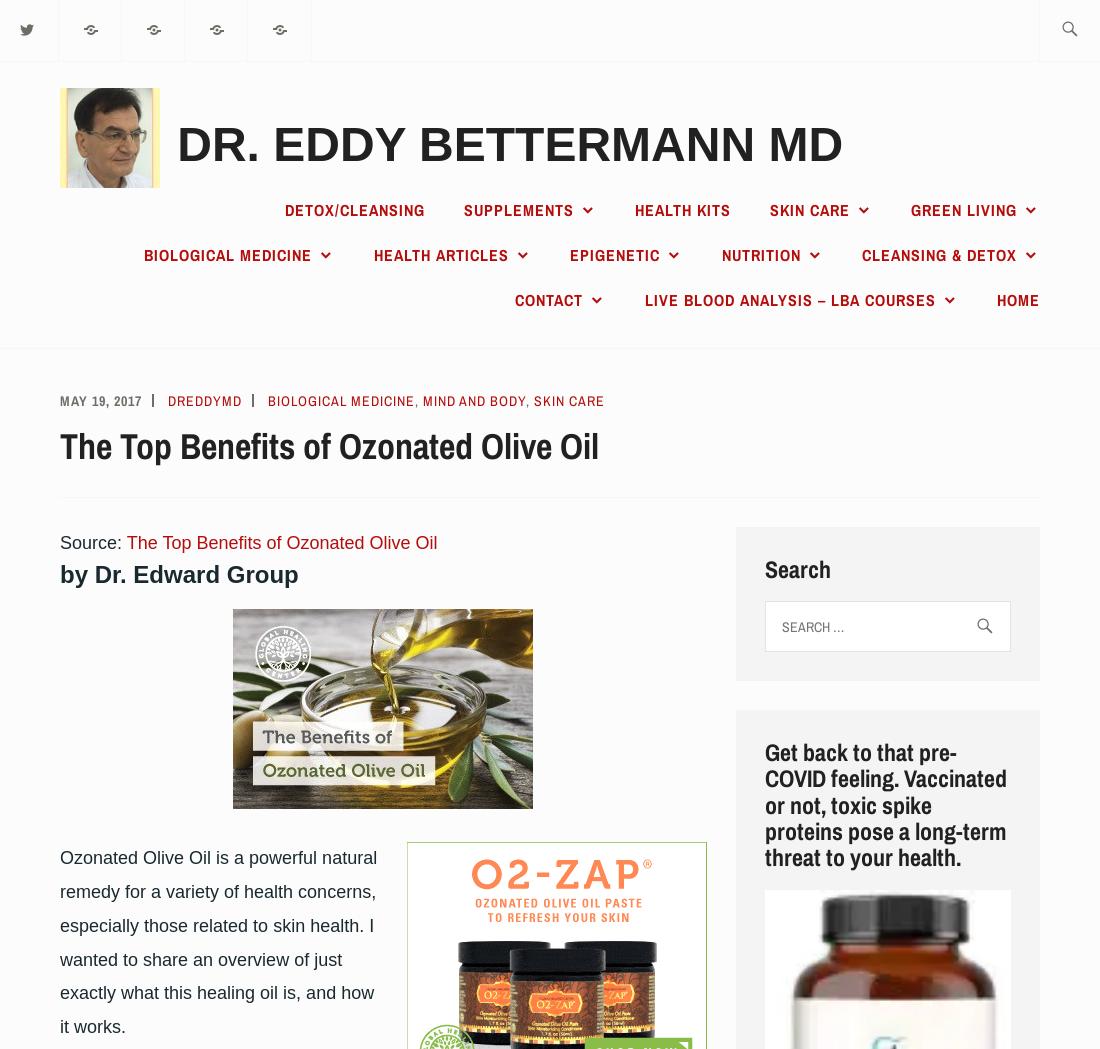  Describe the element at coordinates (614, 254) in the screenshot. I see `'Epigenetic'` at that location.